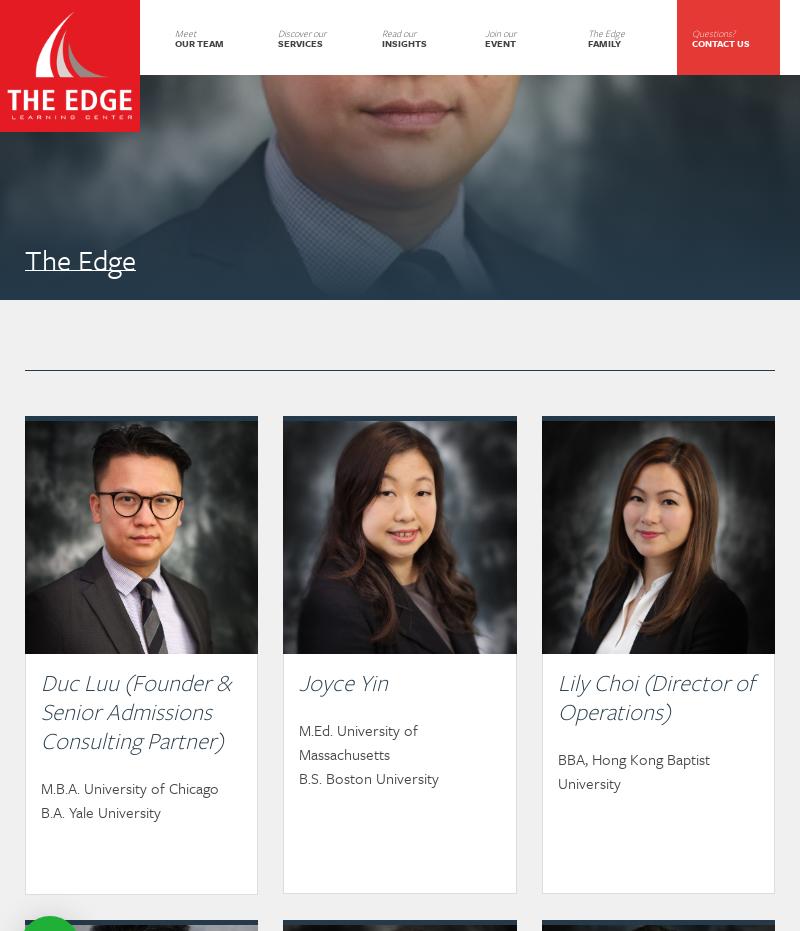 The image size is (800, 931). I want to click on 'B.A. Yale University', so click(100, 809).